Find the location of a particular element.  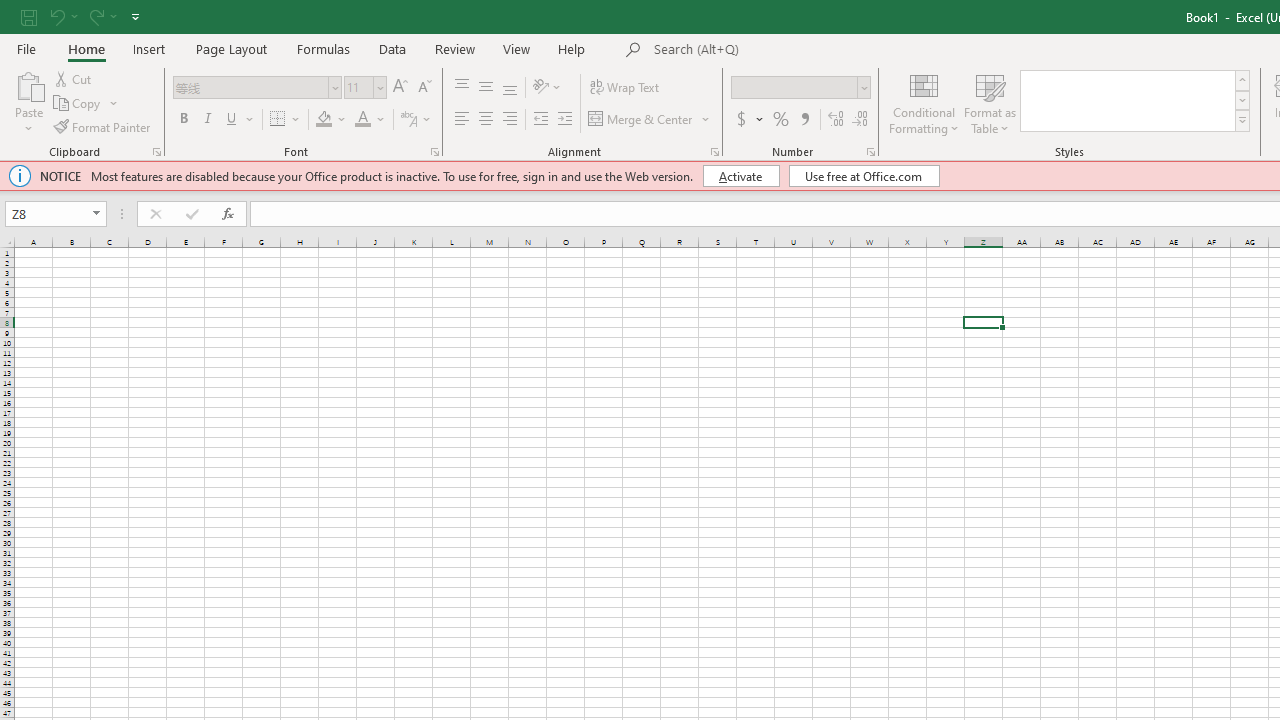

'Bottom Border' is located at coordinates (277, 119).